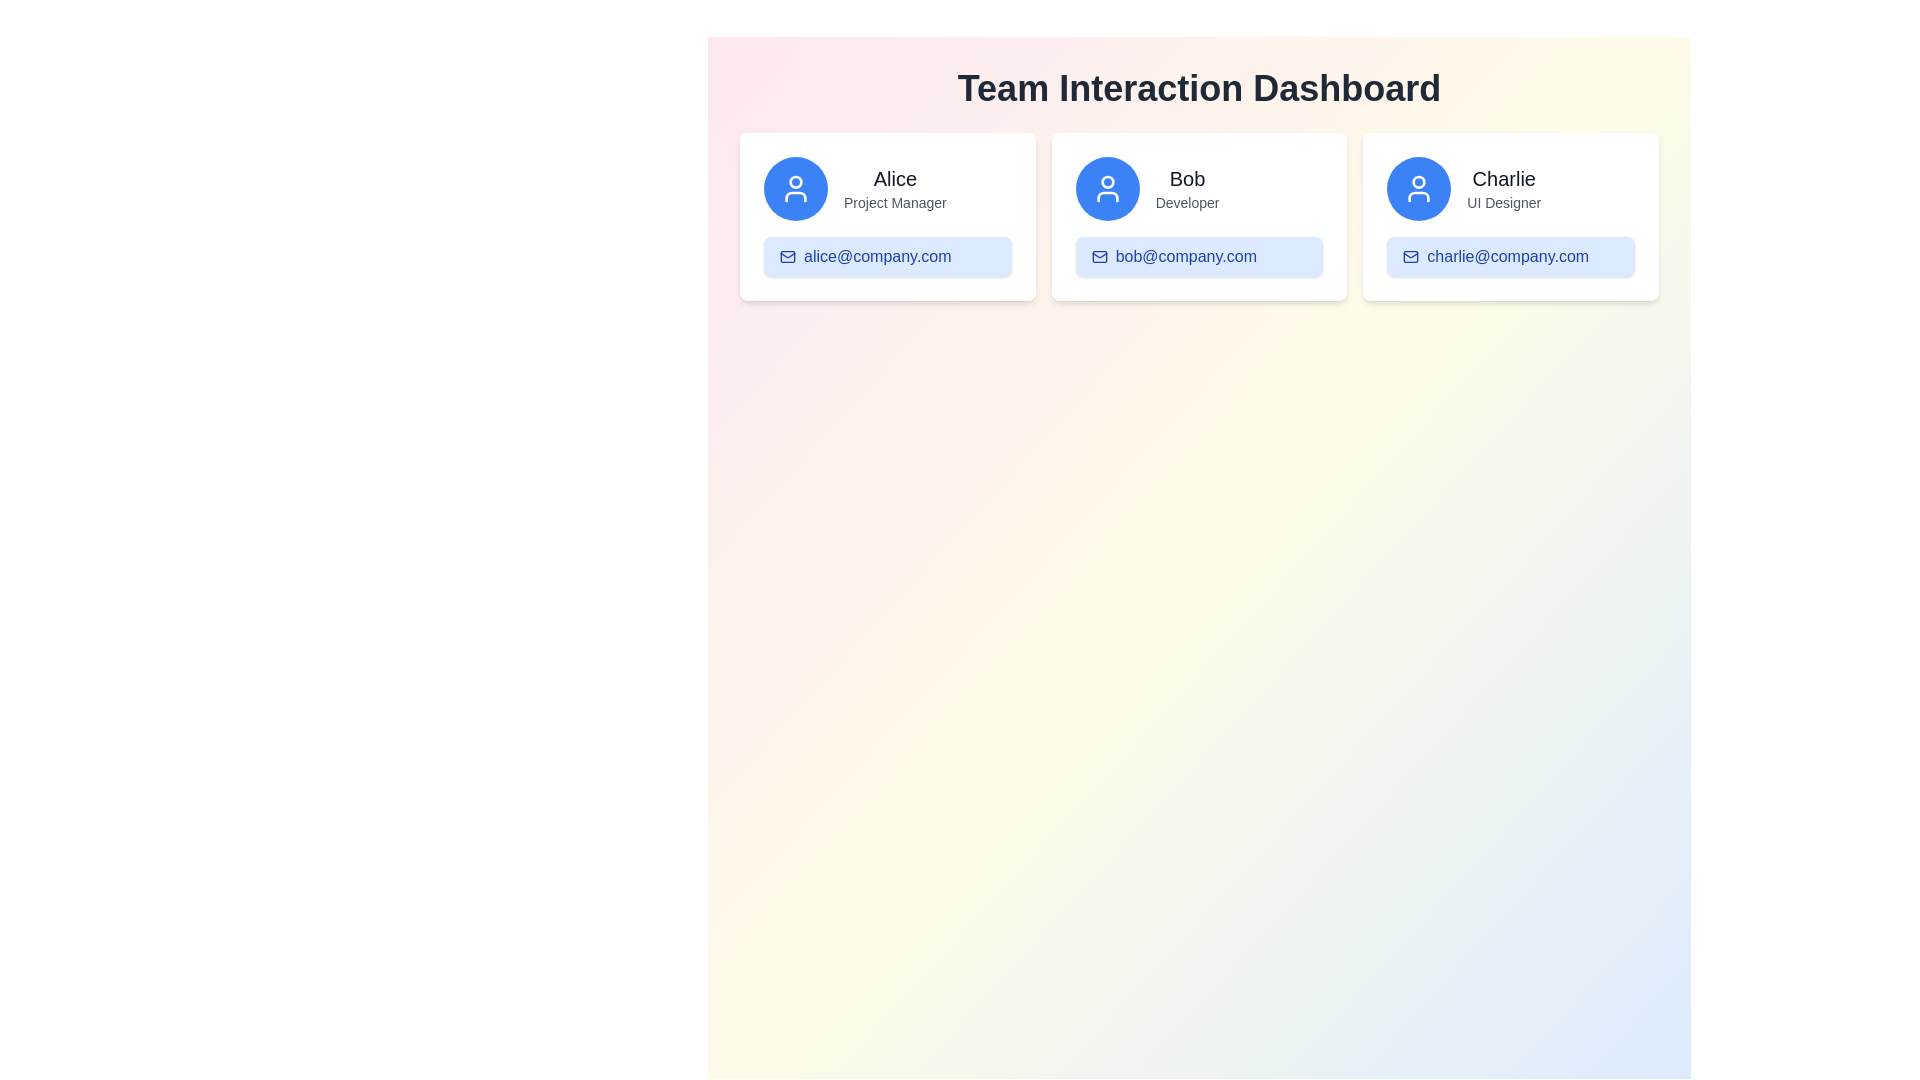  Describe the element at coordinates (1418, 182) in the screenshot. I see `the circular part of the avatar icon on the card labeled 'Charlie' located in the top-left corner of the three-card layout` at that location.